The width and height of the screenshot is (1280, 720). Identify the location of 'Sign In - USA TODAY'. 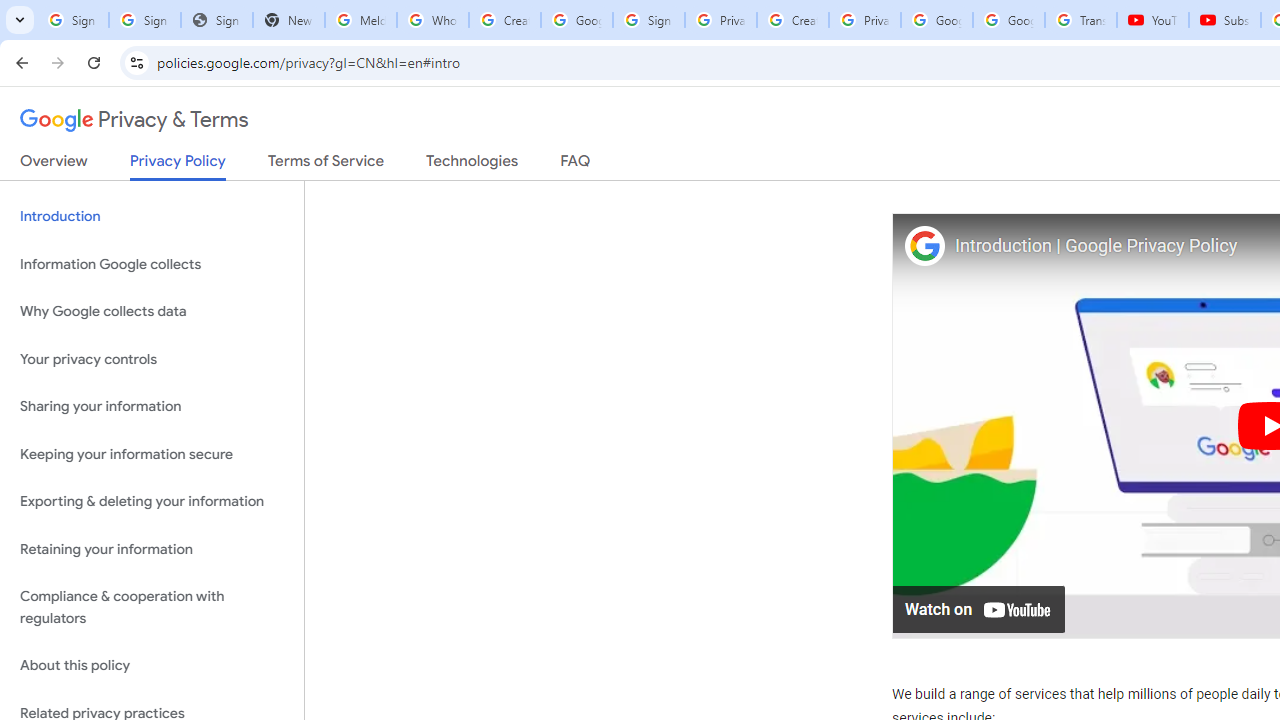
(216, 20).